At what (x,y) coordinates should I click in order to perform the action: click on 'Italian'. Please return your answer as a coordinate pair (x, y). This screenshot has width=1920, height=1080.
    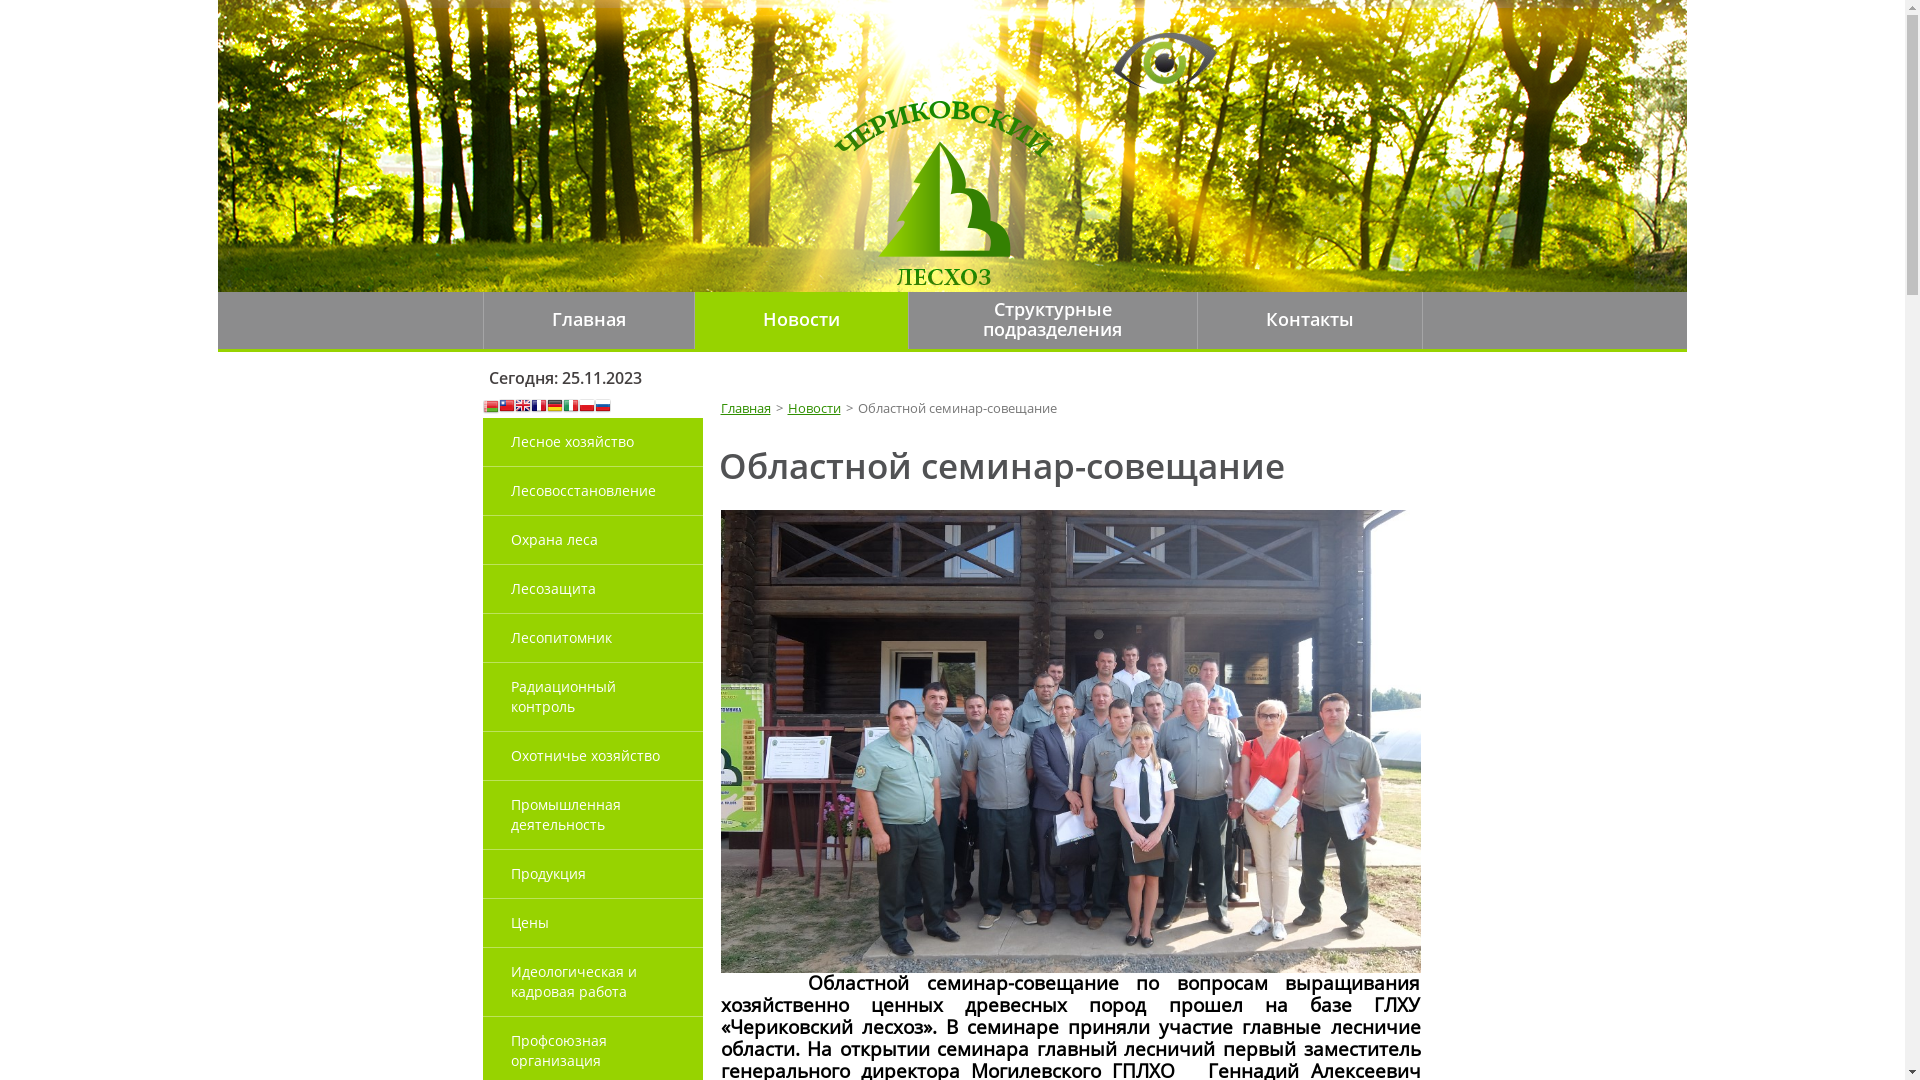
    Looking at the image, I should click on (569, 406).